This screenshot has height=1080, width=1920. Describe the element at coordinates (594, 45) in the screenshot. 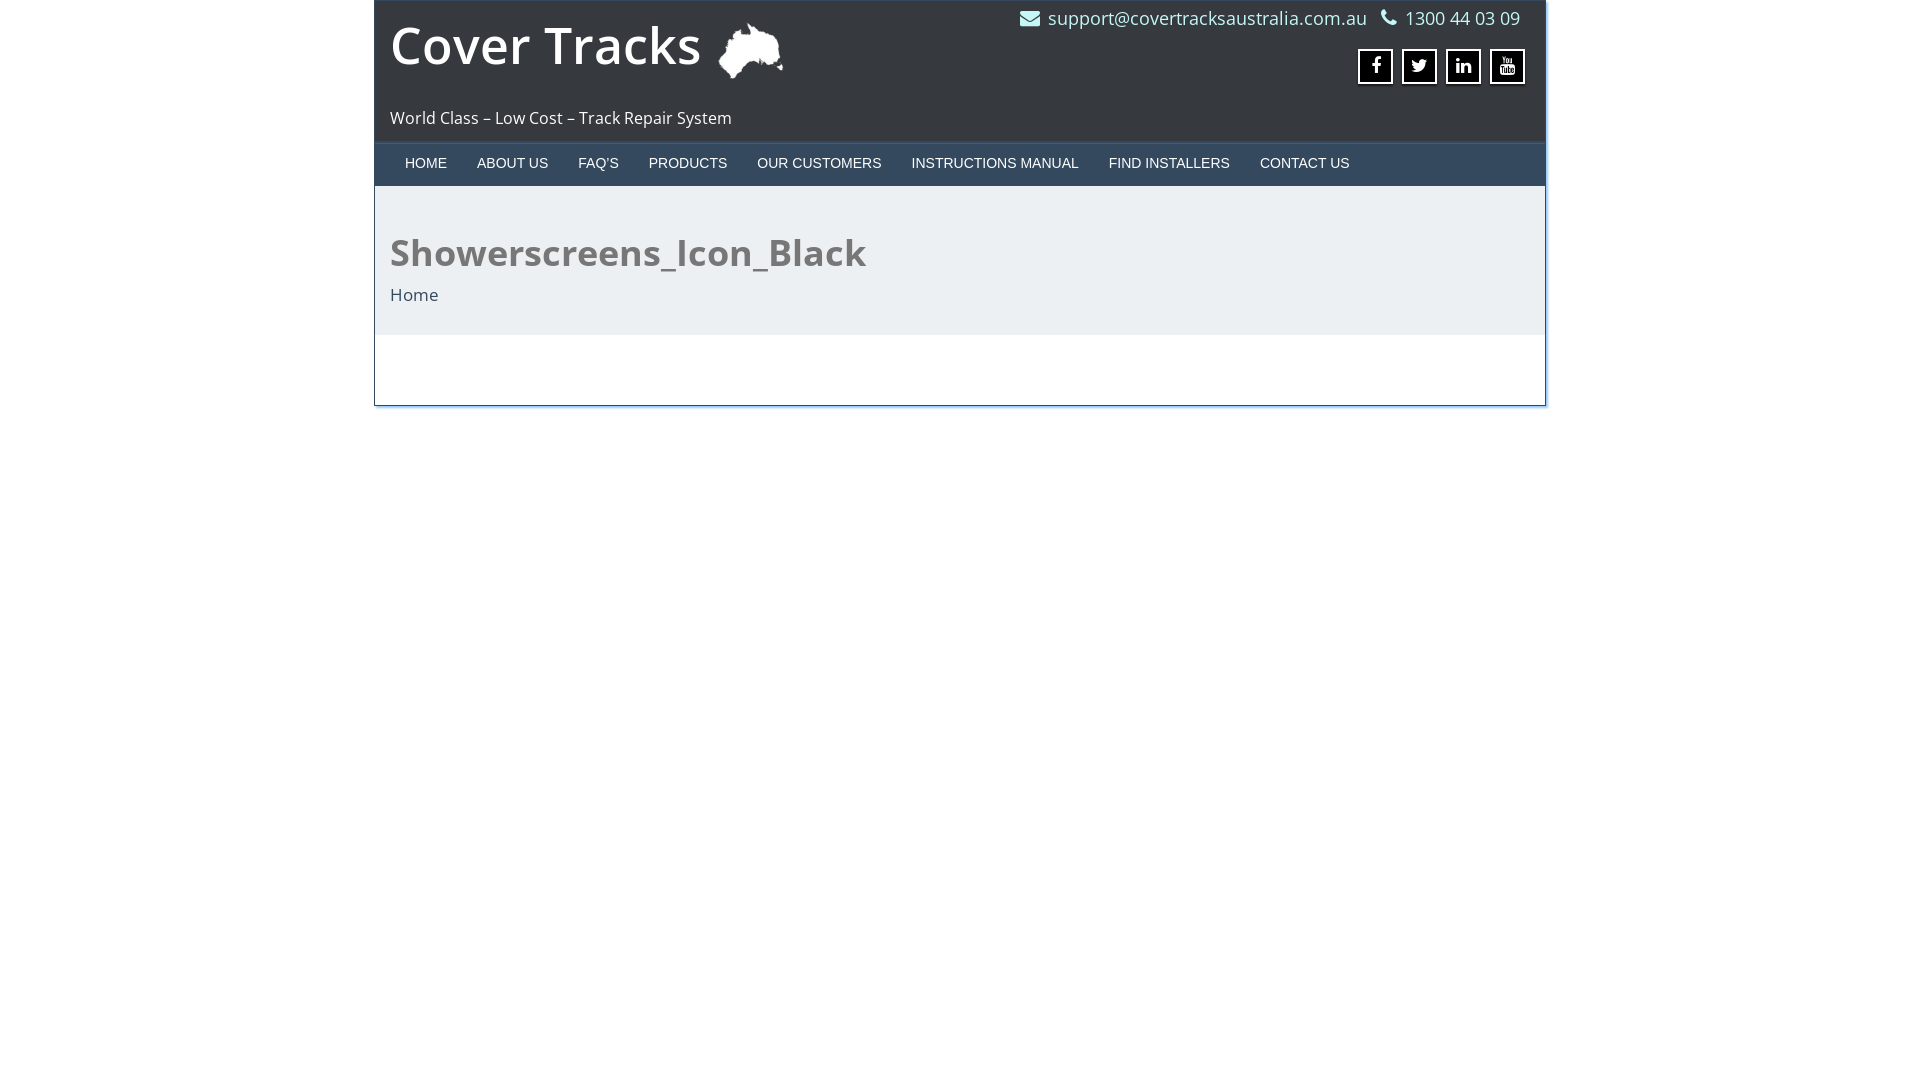

I see `'Cover Tracks'` at that location.